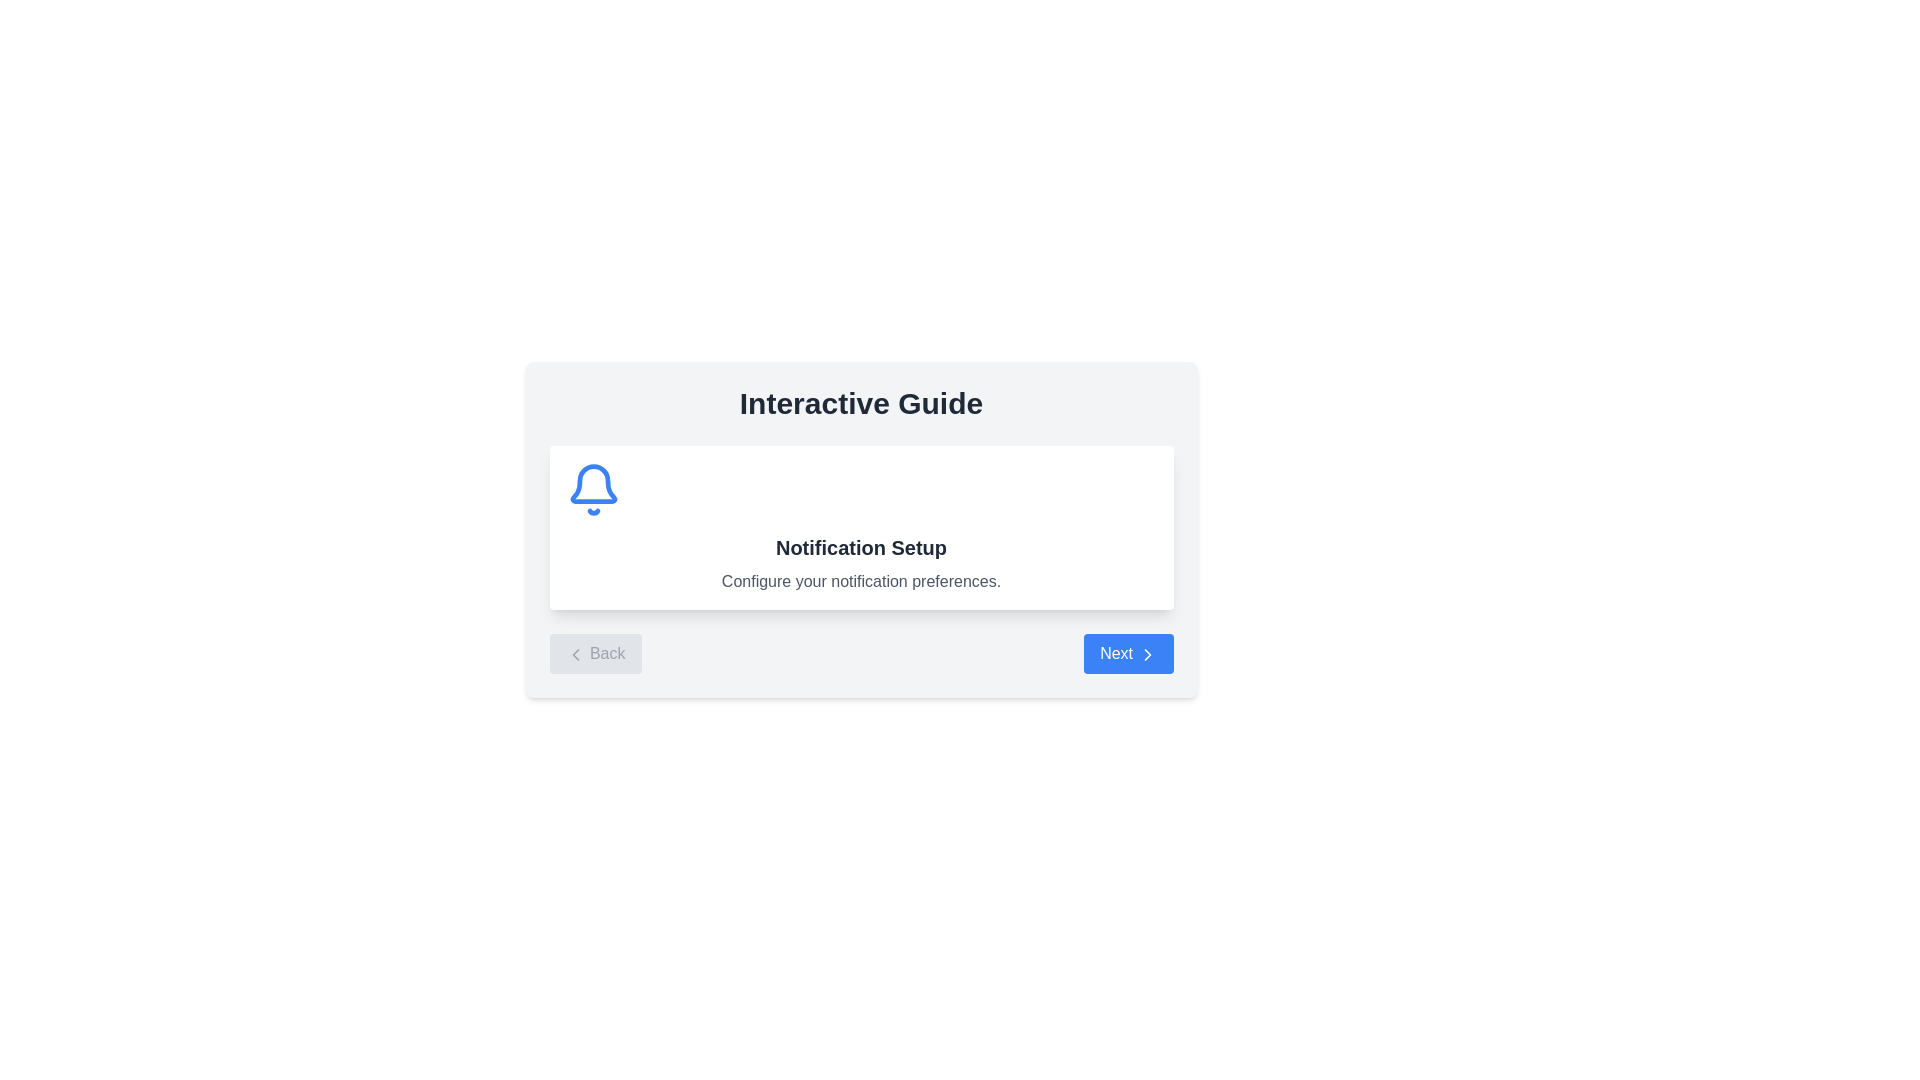 This screenshot has width=1920, height=1080. Describe the element at coordinates (594, 654) in the screenshot. I see `the back navigation button located at the bottom-left of the interface` at that location.